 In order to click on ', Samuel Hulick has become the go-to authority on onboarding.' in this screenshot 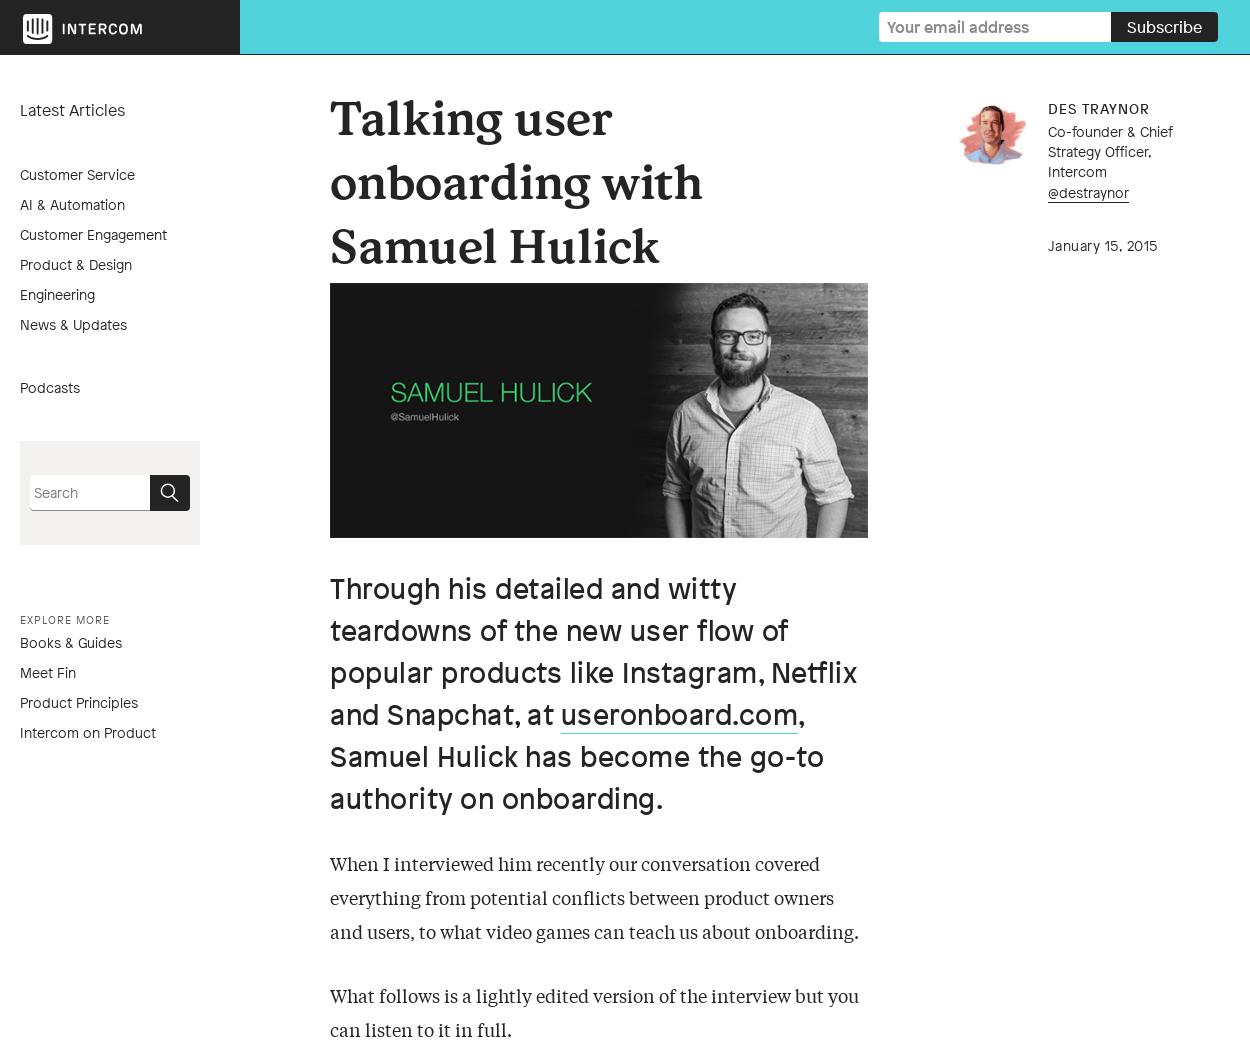, I will do `click(576, 756)`.